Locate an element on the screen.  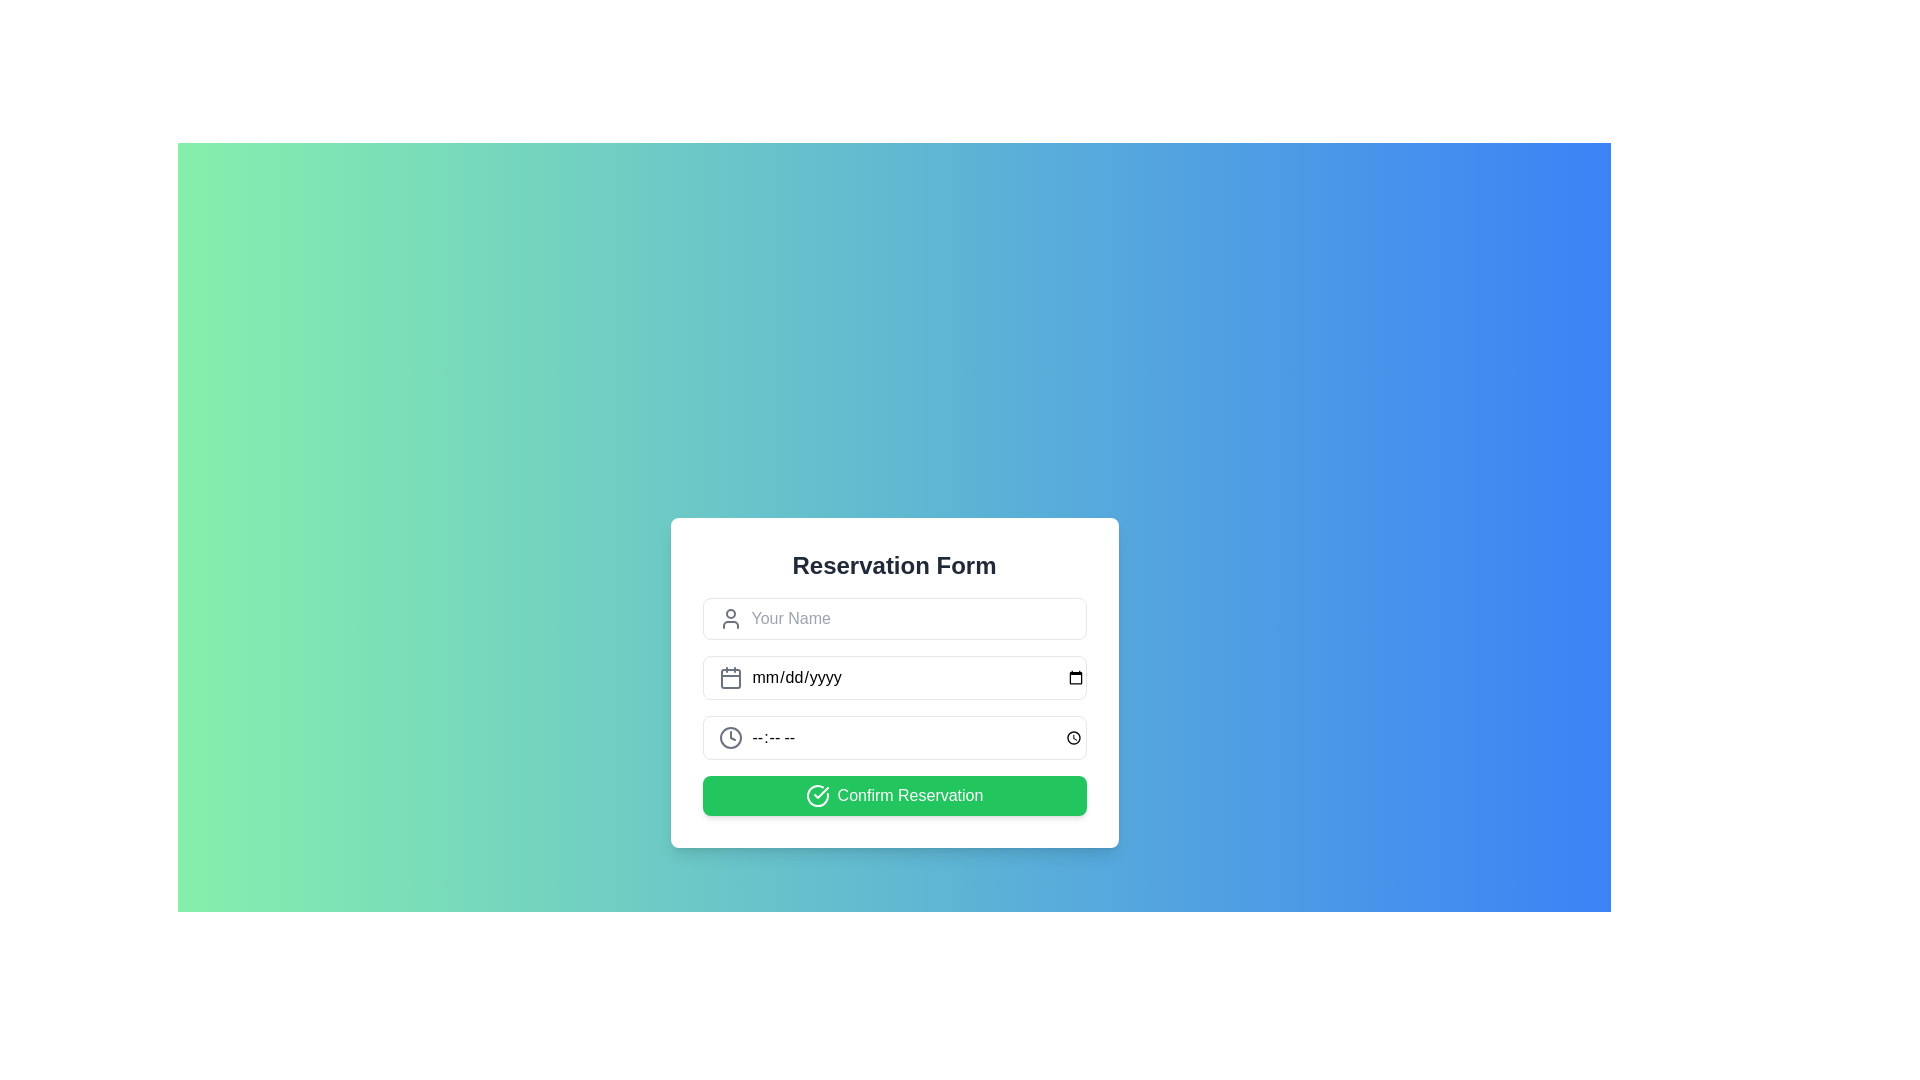
the submission button located at the bottom-center of the form to confirm the reservation is located at coordinates (893, 794).